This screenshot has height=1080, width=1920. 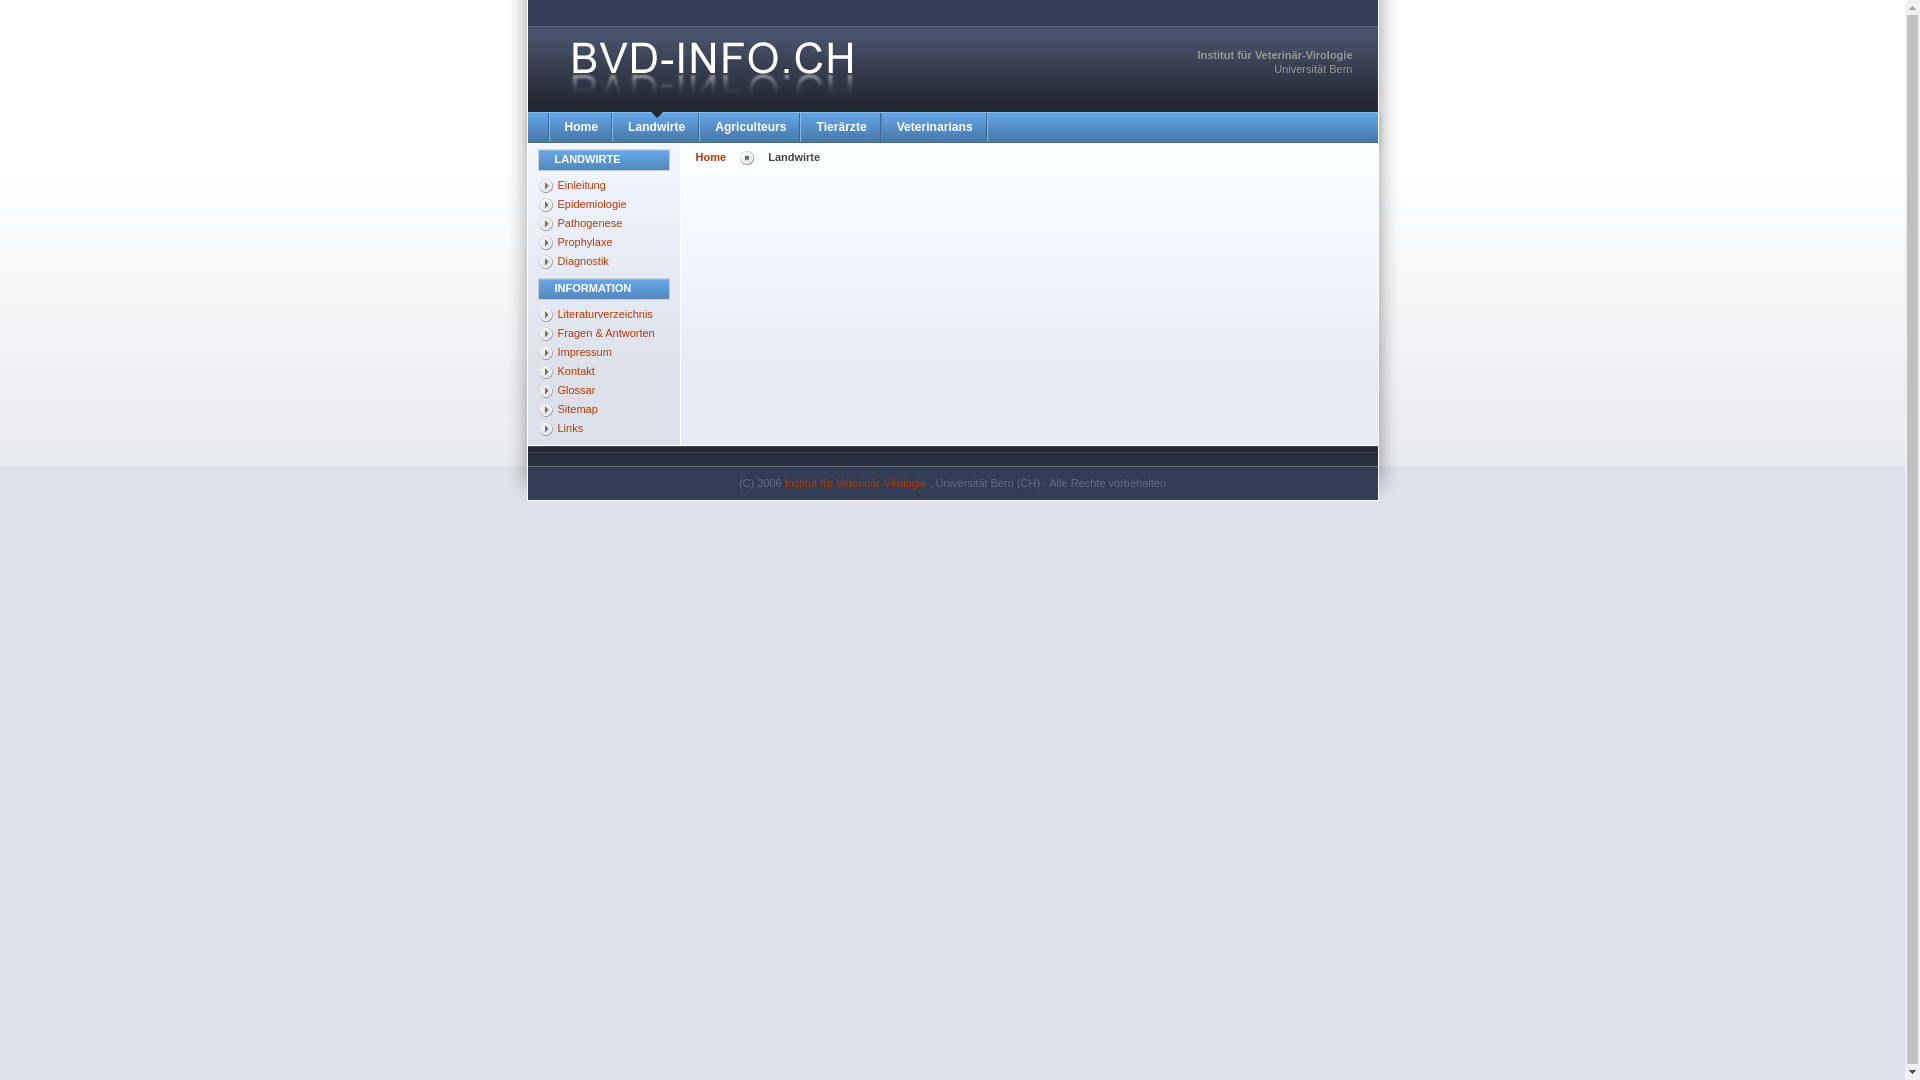 I want to click on 'Landwirte', so click(x=656, y=127).